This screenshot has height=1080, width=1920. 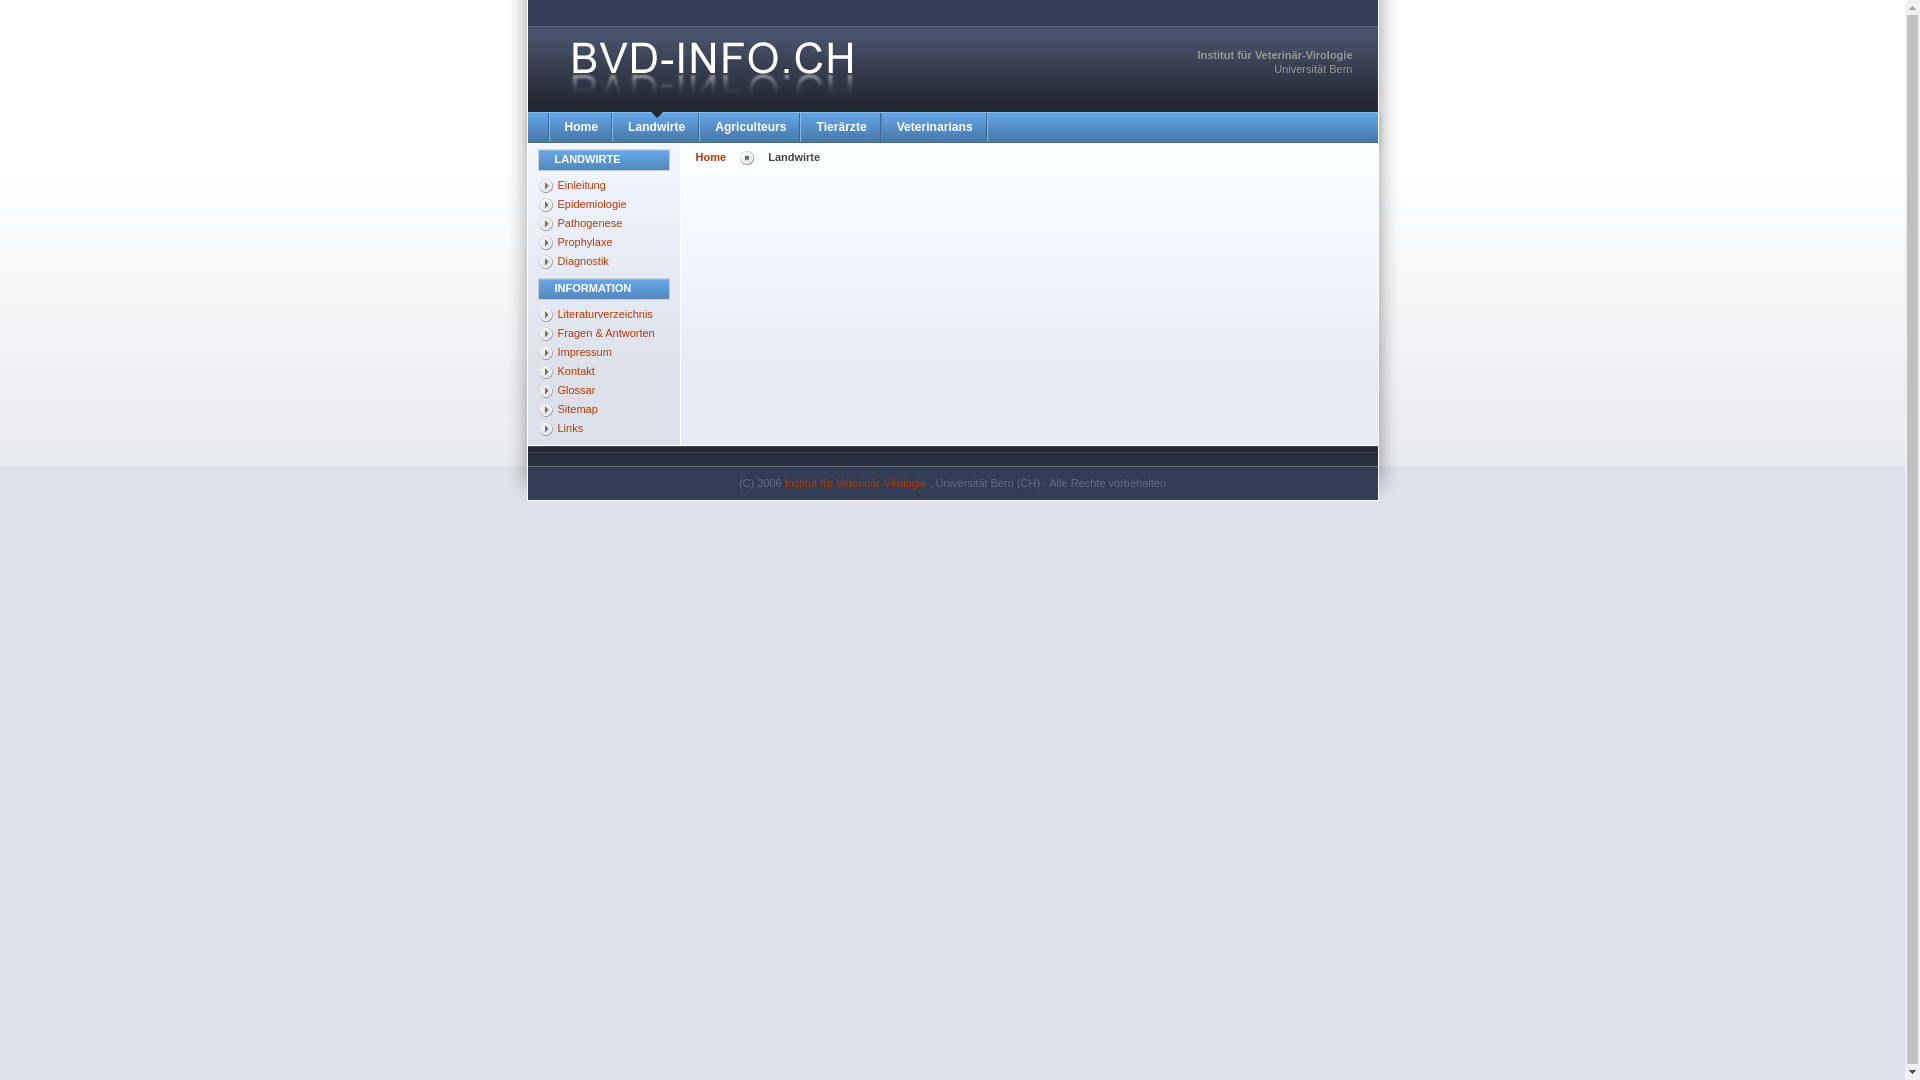 I want to click on 'Landwirte', so click(x=656, y=127).